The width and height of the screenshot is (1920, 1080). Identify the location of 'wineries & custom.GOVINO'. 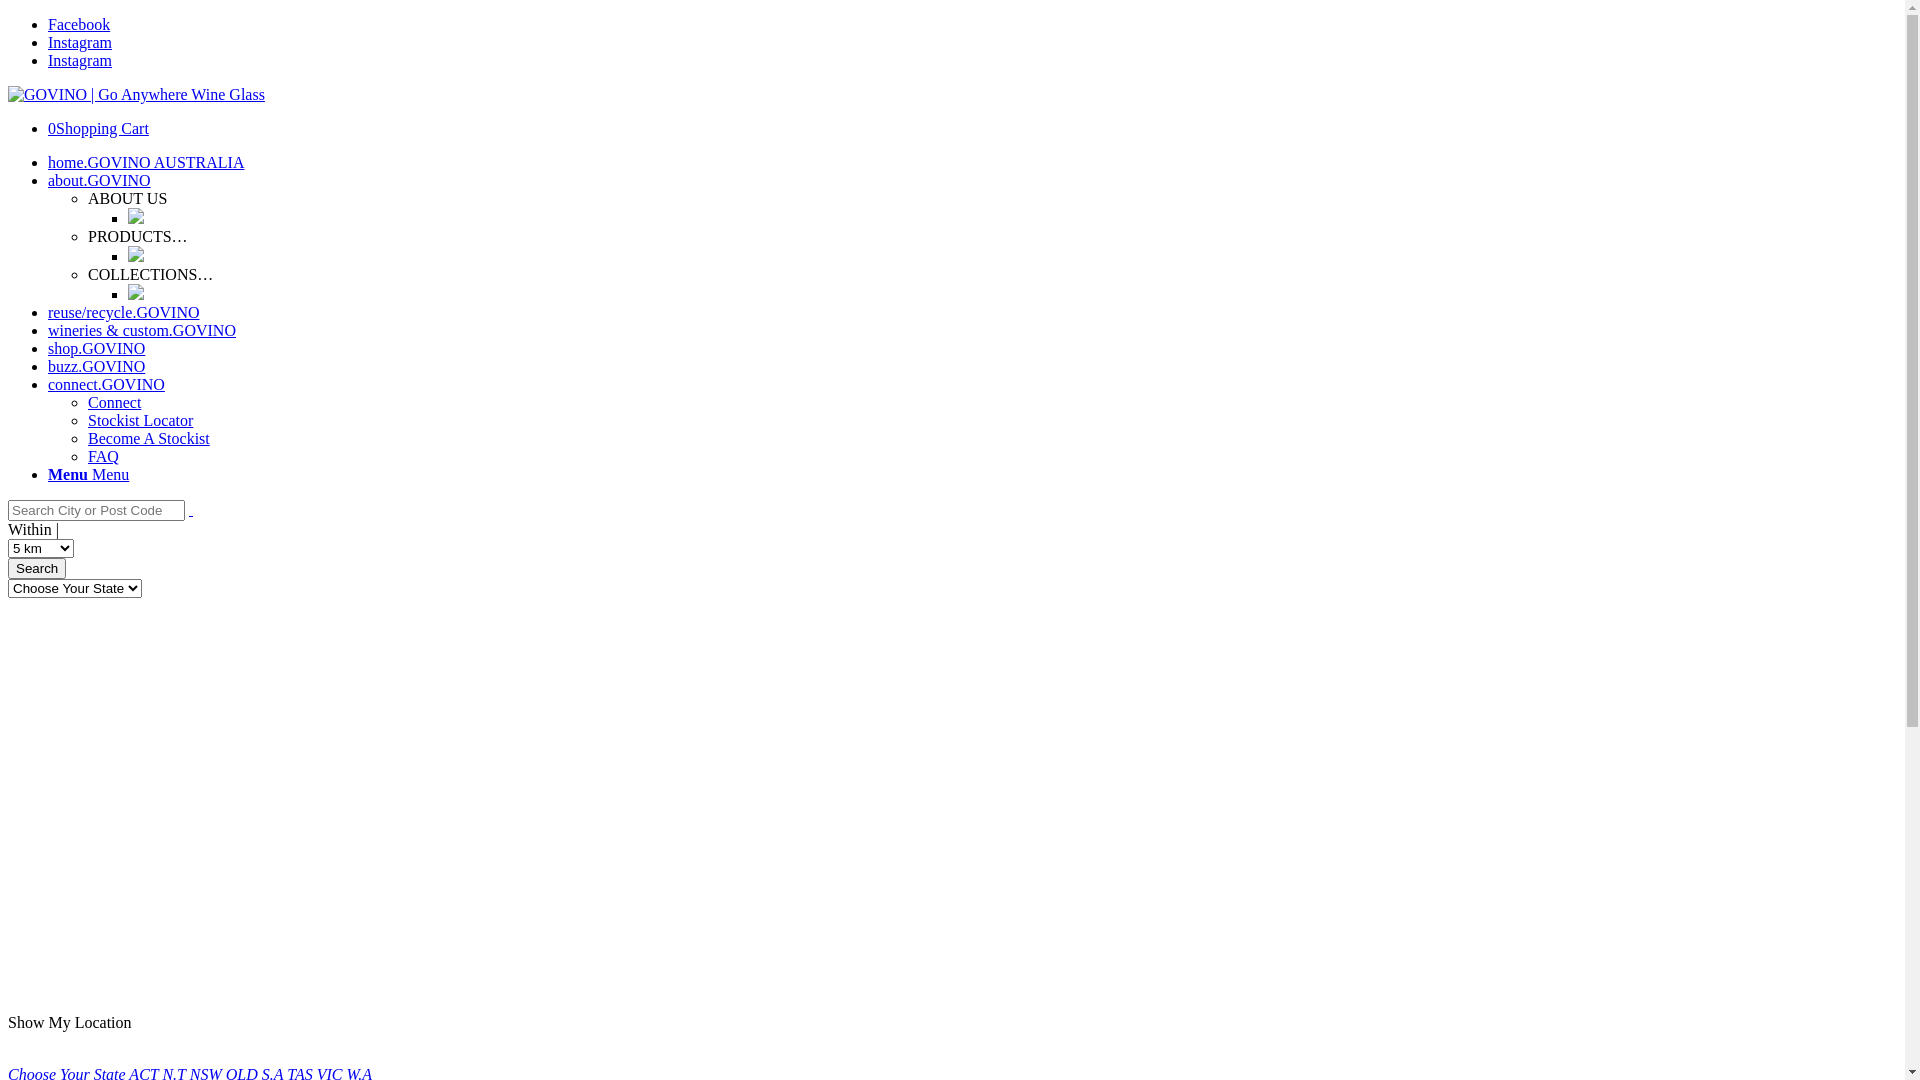
(141, 329).